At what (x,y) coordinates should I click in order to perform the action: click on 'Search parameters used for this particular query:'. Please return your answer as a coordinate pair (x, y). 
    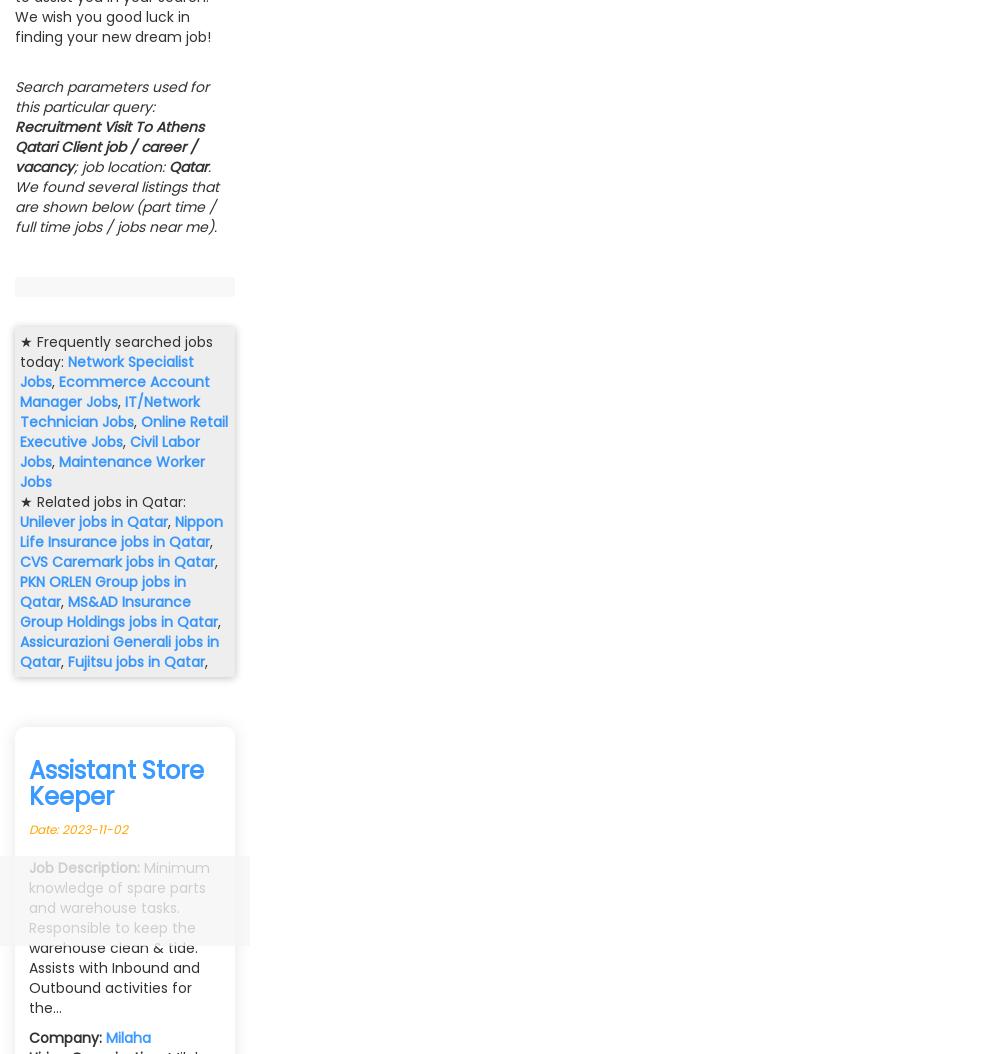
    Looking at the image, I should click on (110, 95).